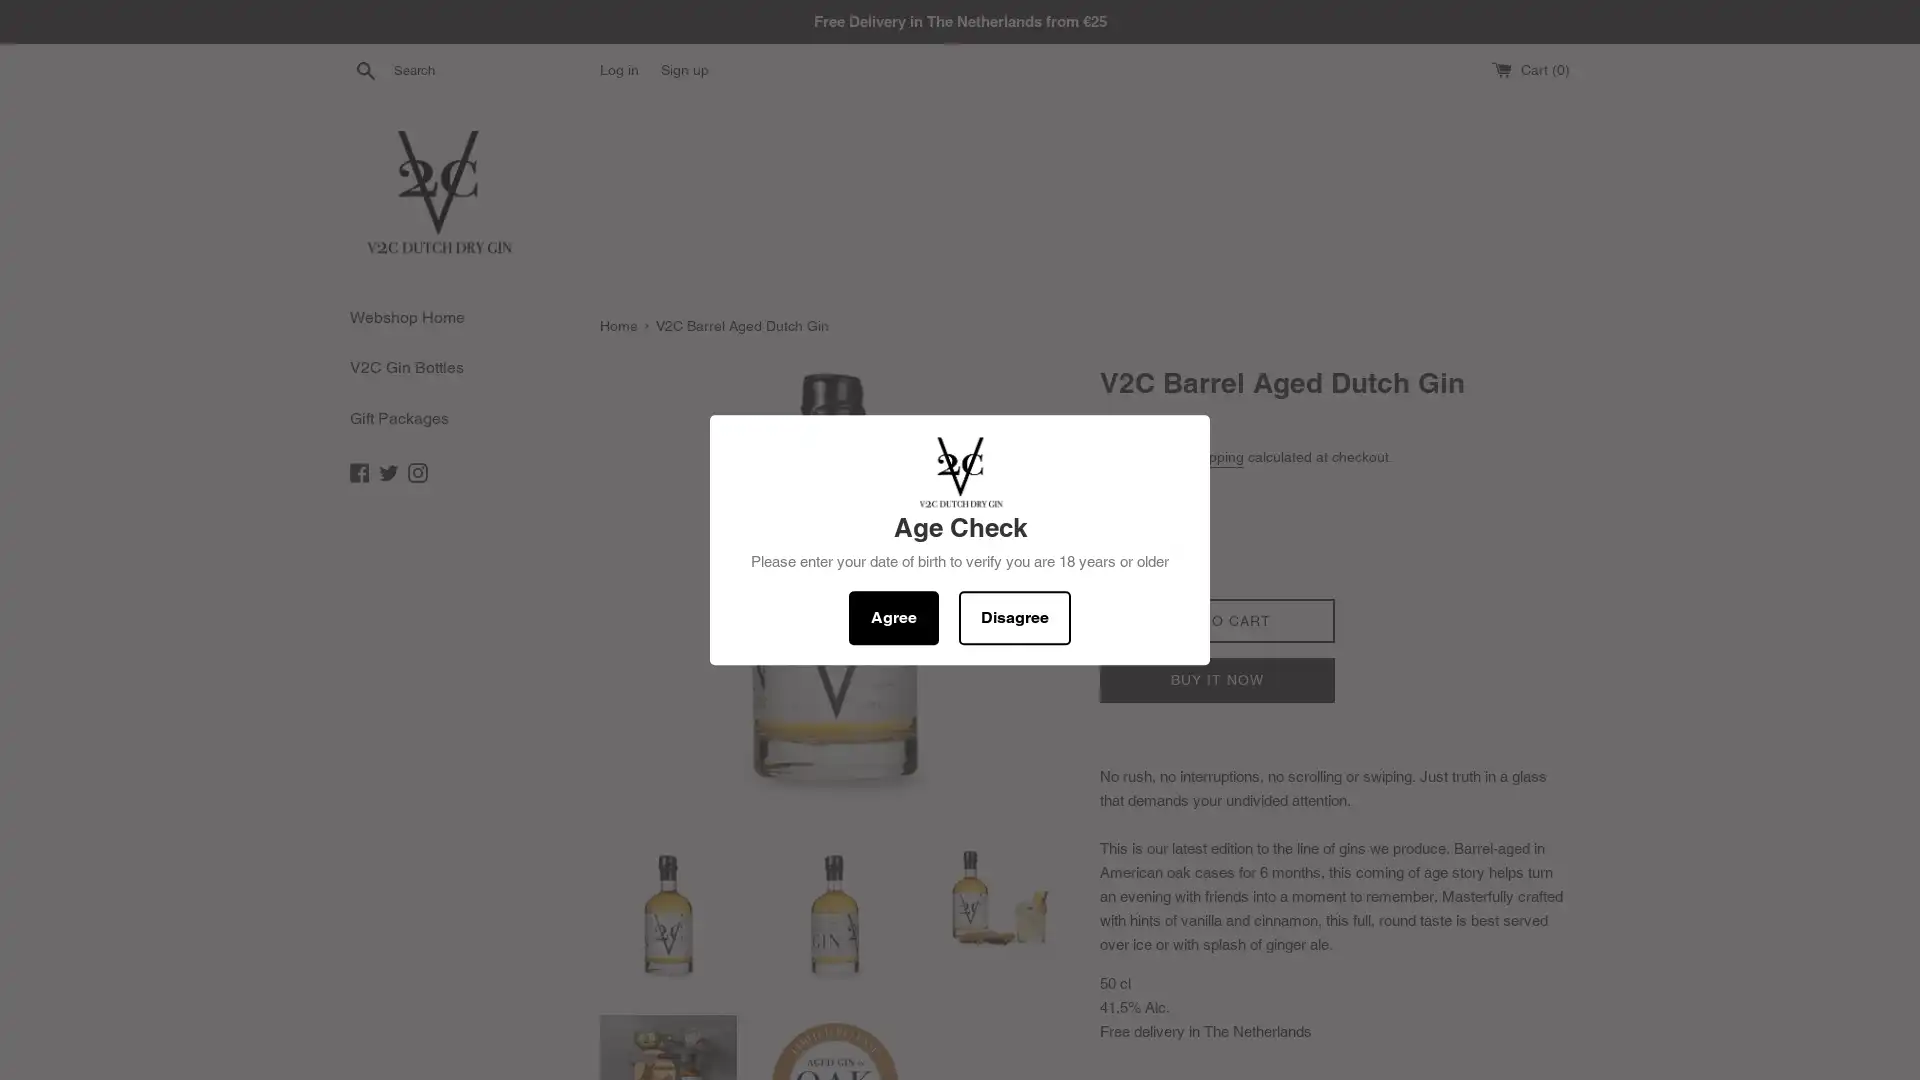 The height and width of the screenshot is (1080, 1920). I want to click on Disagree, so click(1014, 616).